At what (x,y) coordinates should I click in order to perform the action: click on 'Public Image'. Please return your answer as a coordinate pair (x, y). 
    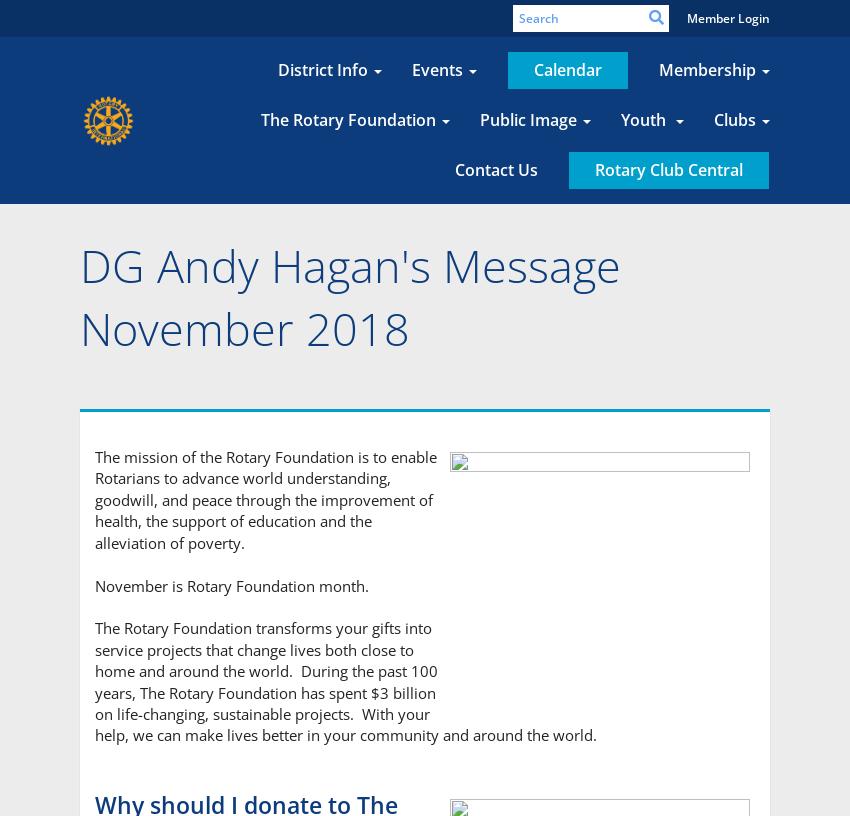
    Looking at the image, I should click on (527, 120).